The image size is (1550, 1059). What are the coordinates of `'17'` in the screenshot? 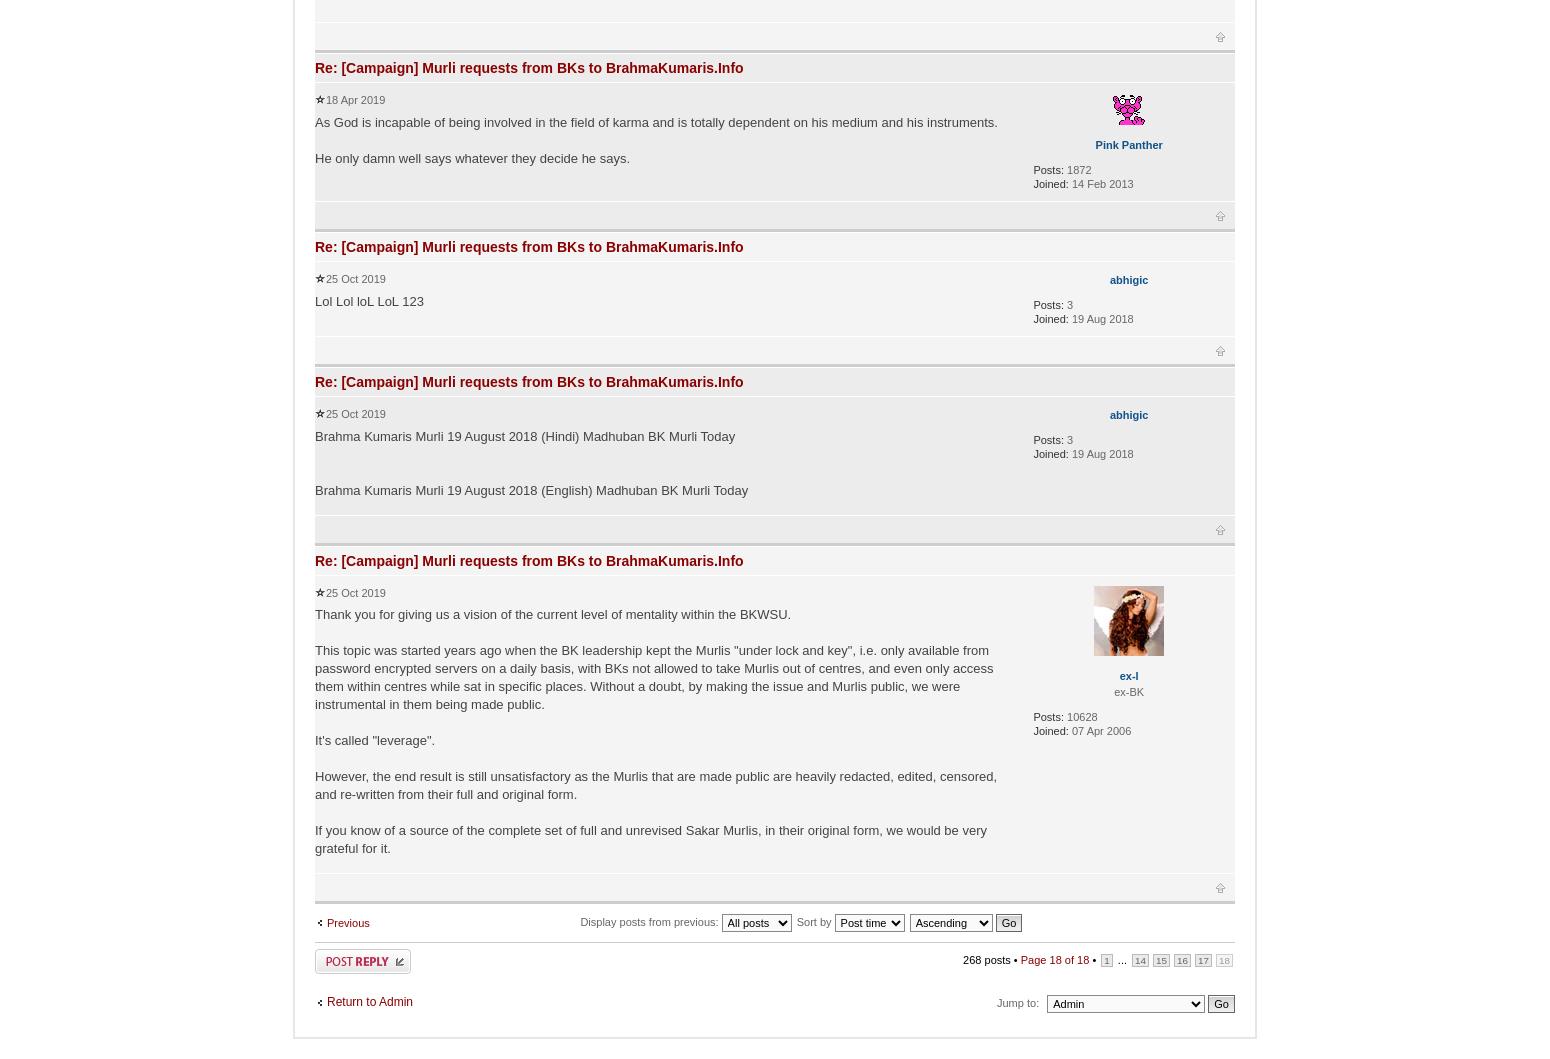 It's located at (1203, 958).